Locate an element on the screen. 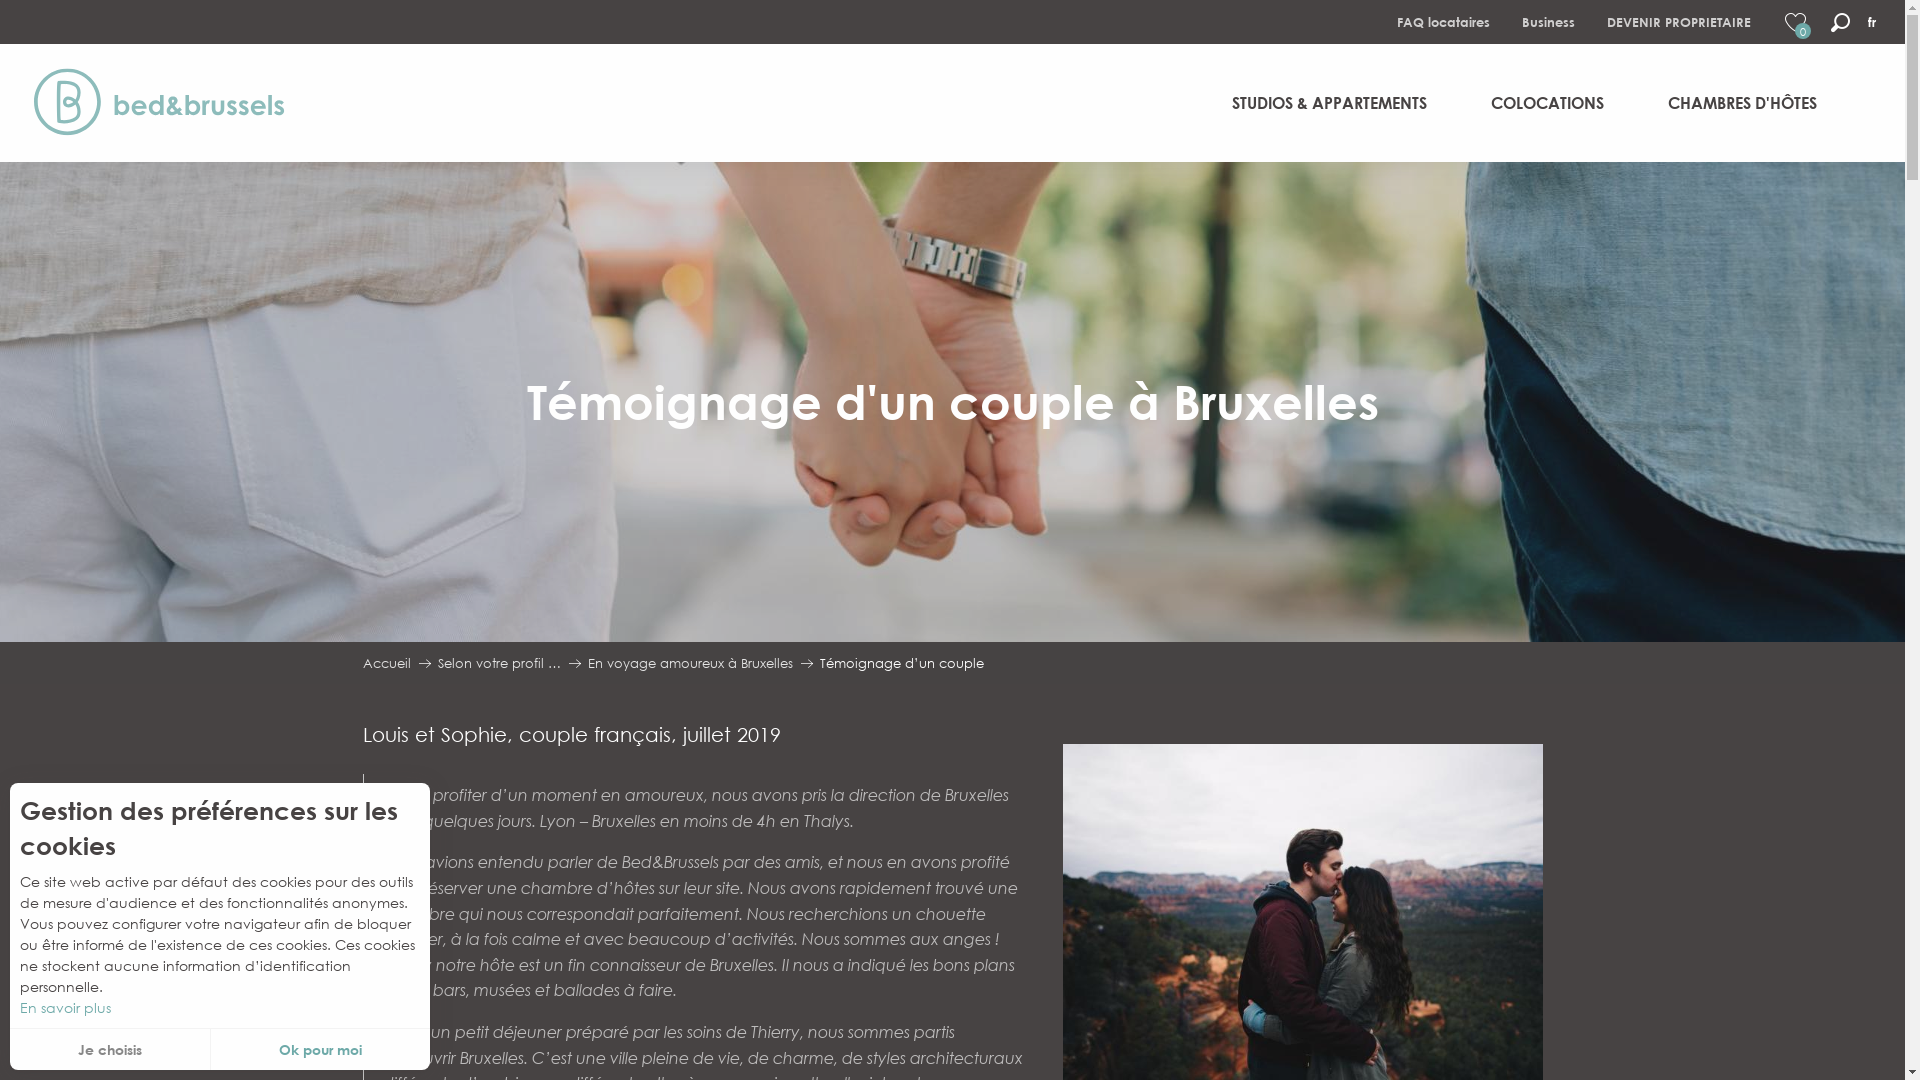 This screenshot has width=1920, height=1080. 'FAQ locataires' is located at coordinates (1443, 22).